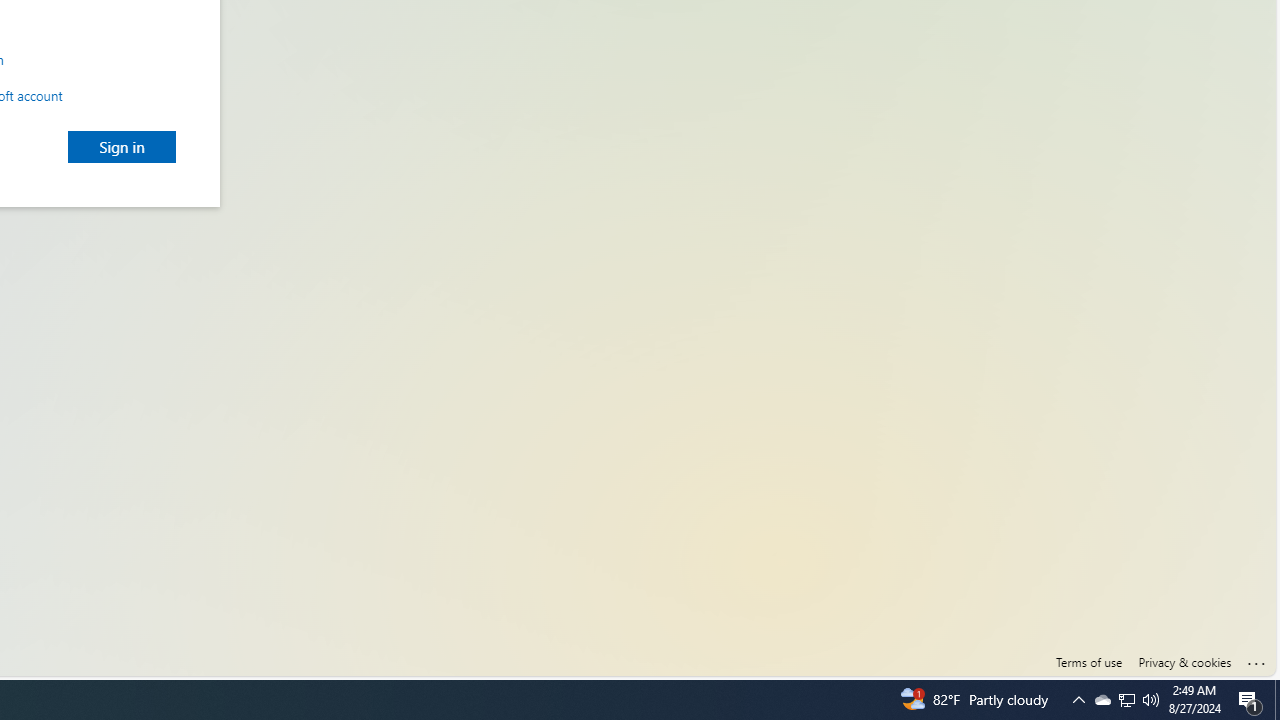 This screenshot has height=720, width=1280. Describe the element at coordinates (121, 145) in the screenshot. I see `'Sign in'` at that location.